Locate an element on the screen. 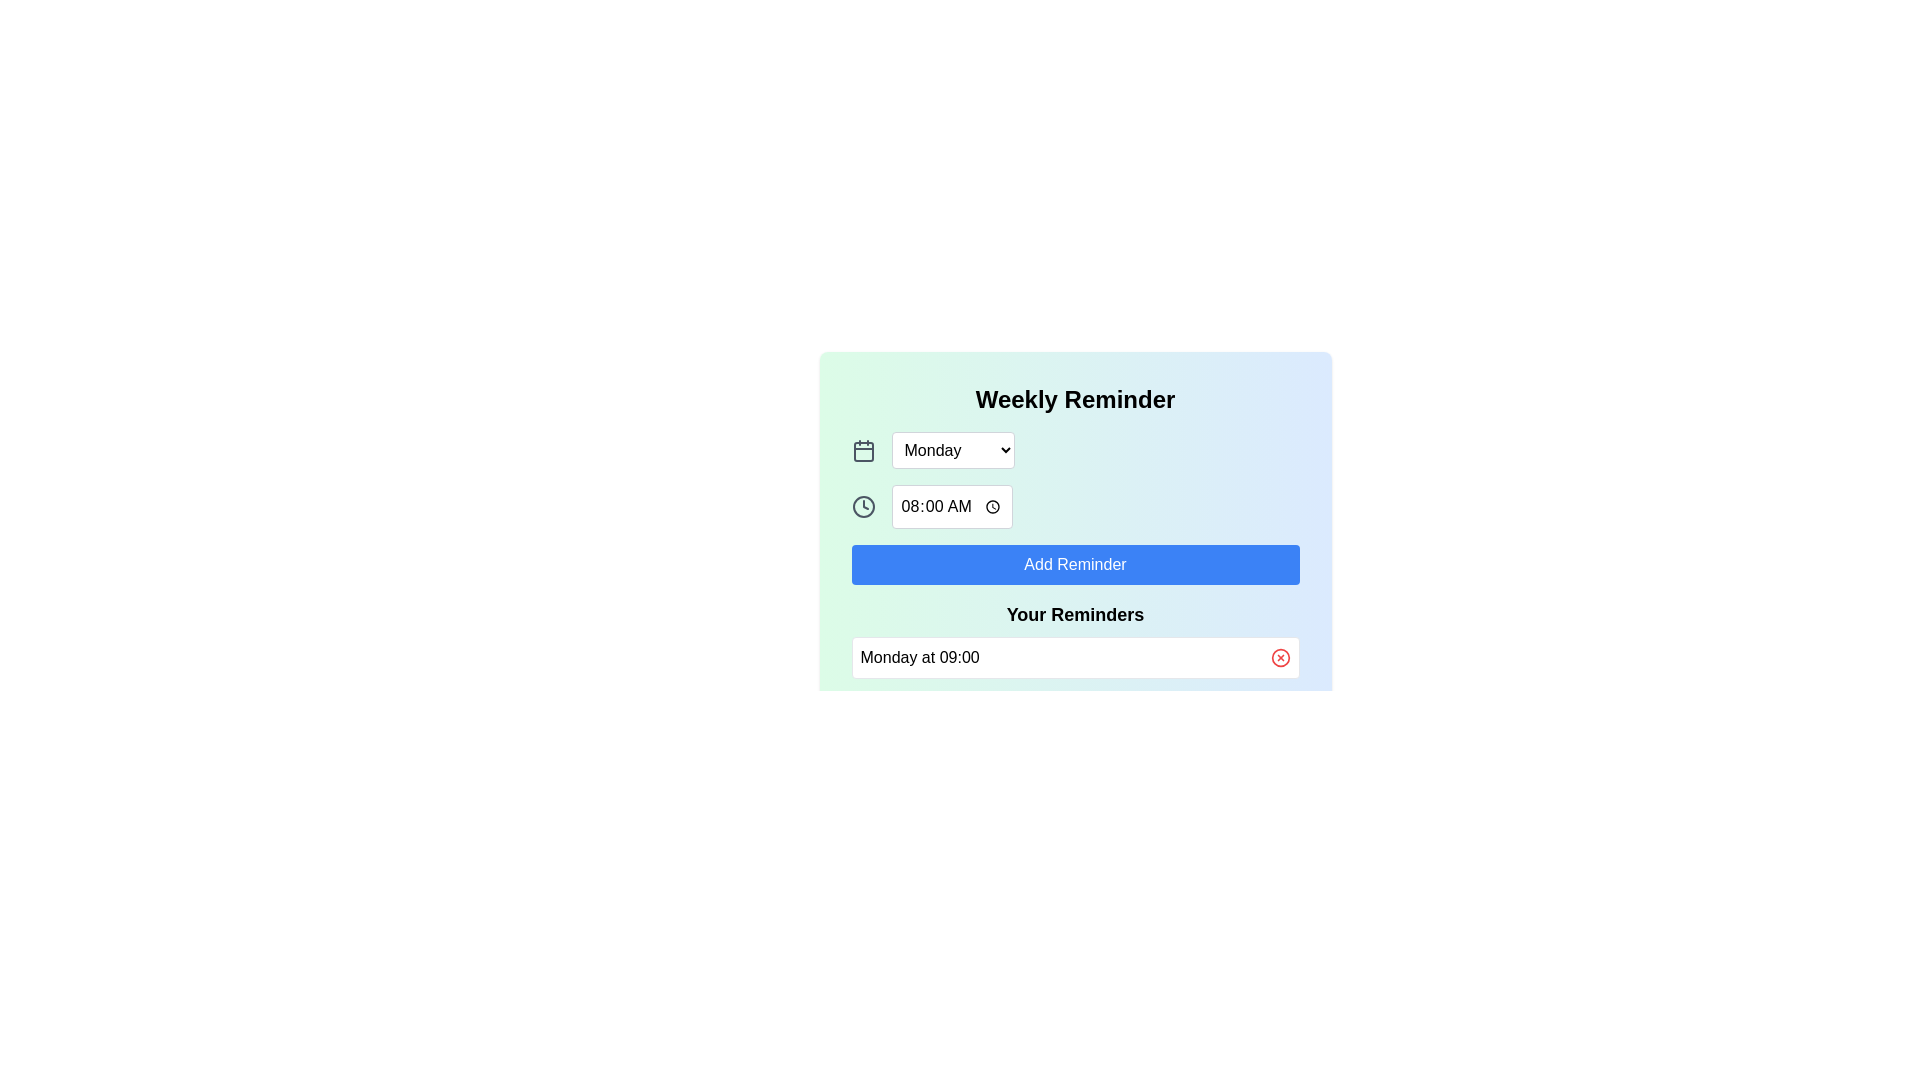 The height and width of the screenshot is (1080, 1920). the text label that serves as a section title for reminders, located above the 'Monday at 09:00' text and delete button, within a card-like interface is located at coordinates (1074, 613).